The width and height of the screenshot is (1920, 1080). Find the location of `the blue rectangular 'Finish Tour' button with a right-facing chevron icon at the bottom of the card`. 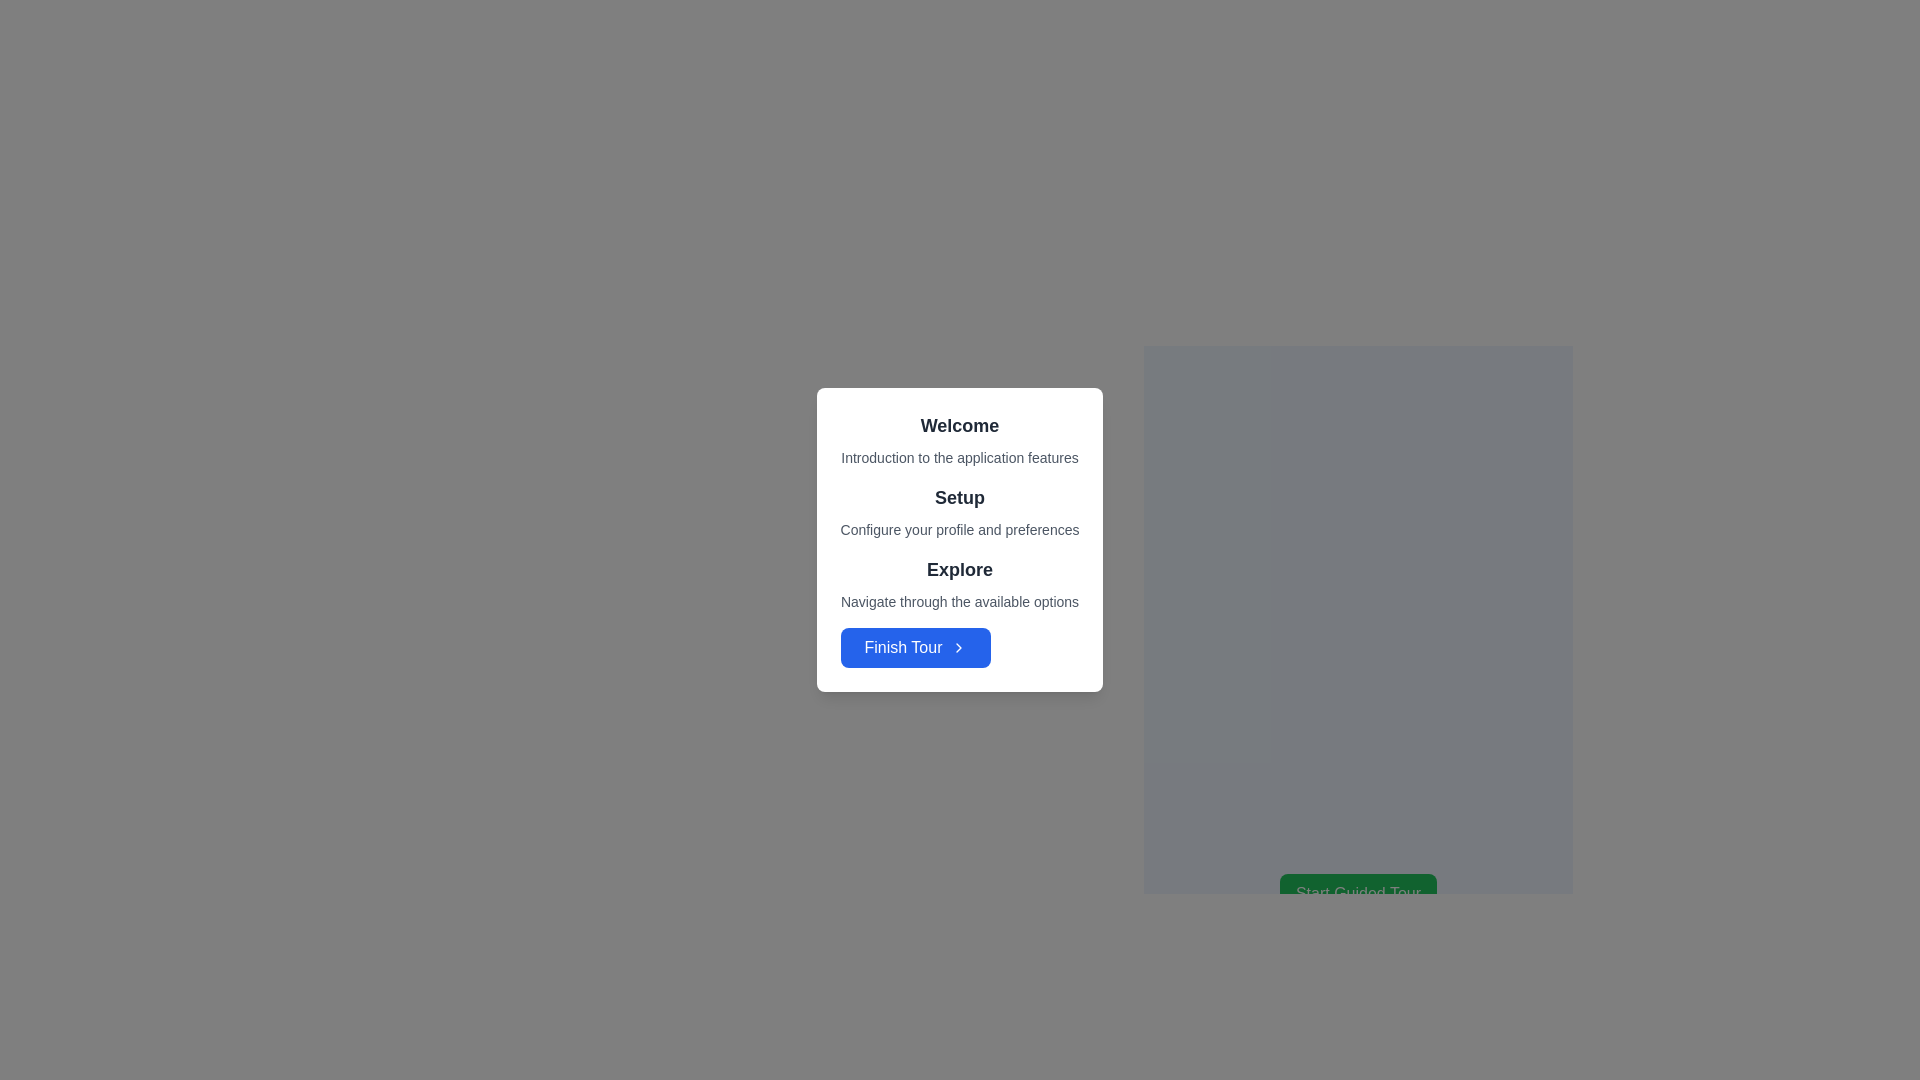

the blue rectangular 'Finish Tour' button with a right-facing chevron icon at the bottom of the card is located at coordinates (914, 648).